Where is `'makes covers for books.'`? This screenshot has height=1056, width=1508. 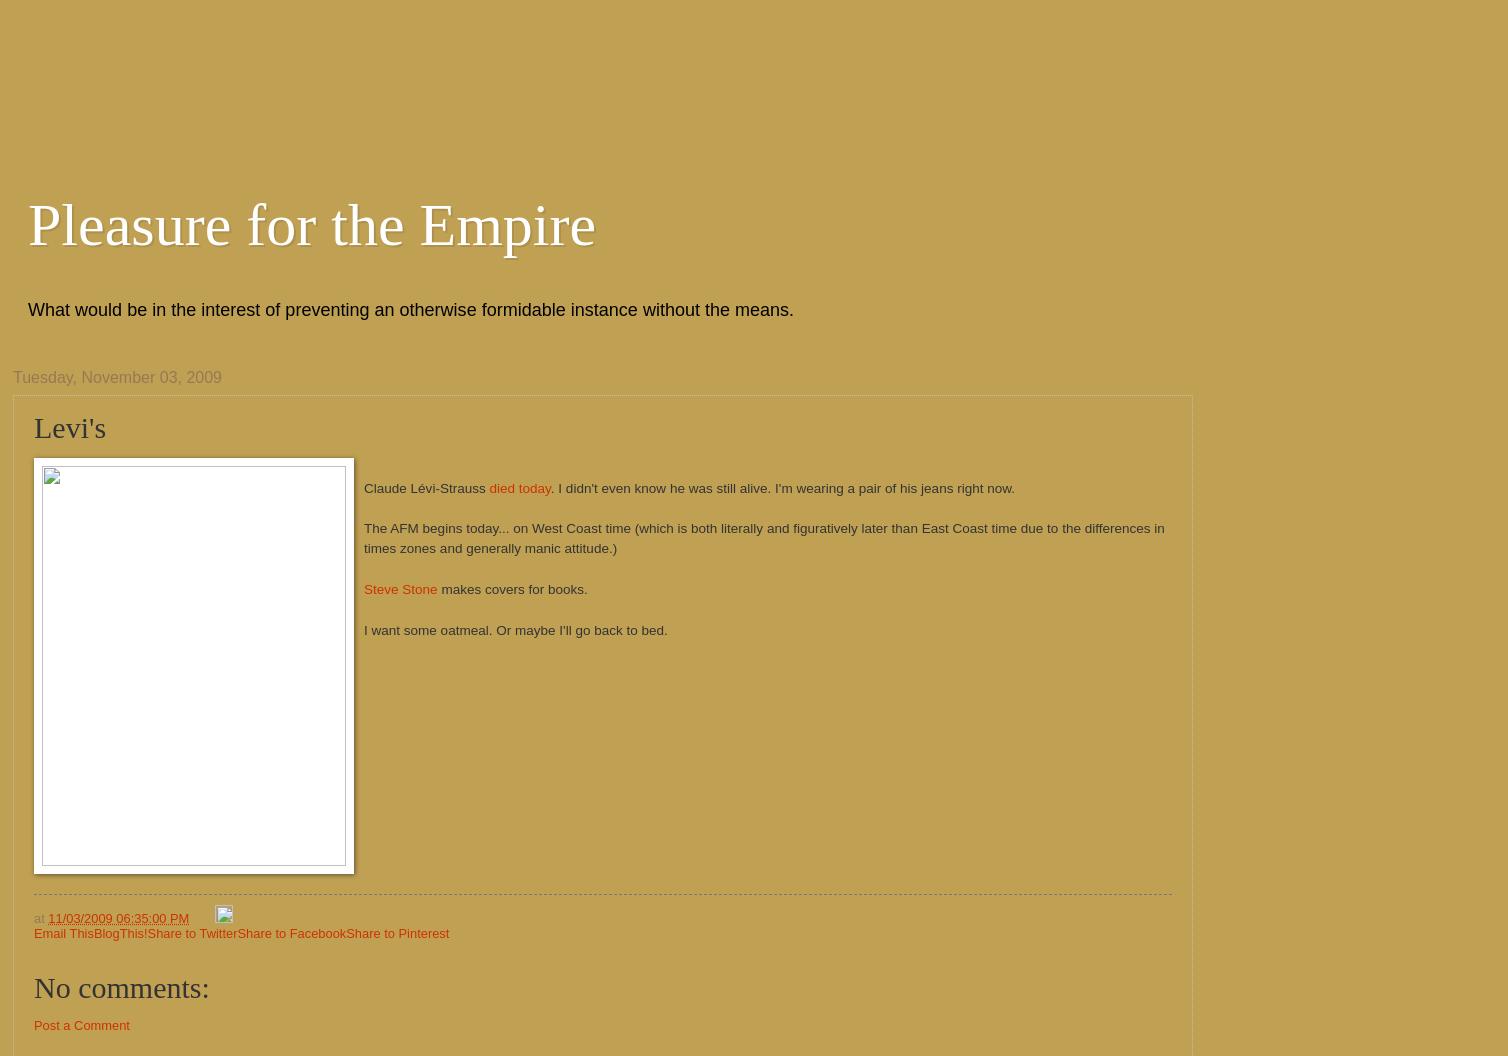
'makes covers for books.' is located at coordinates (511, 589).